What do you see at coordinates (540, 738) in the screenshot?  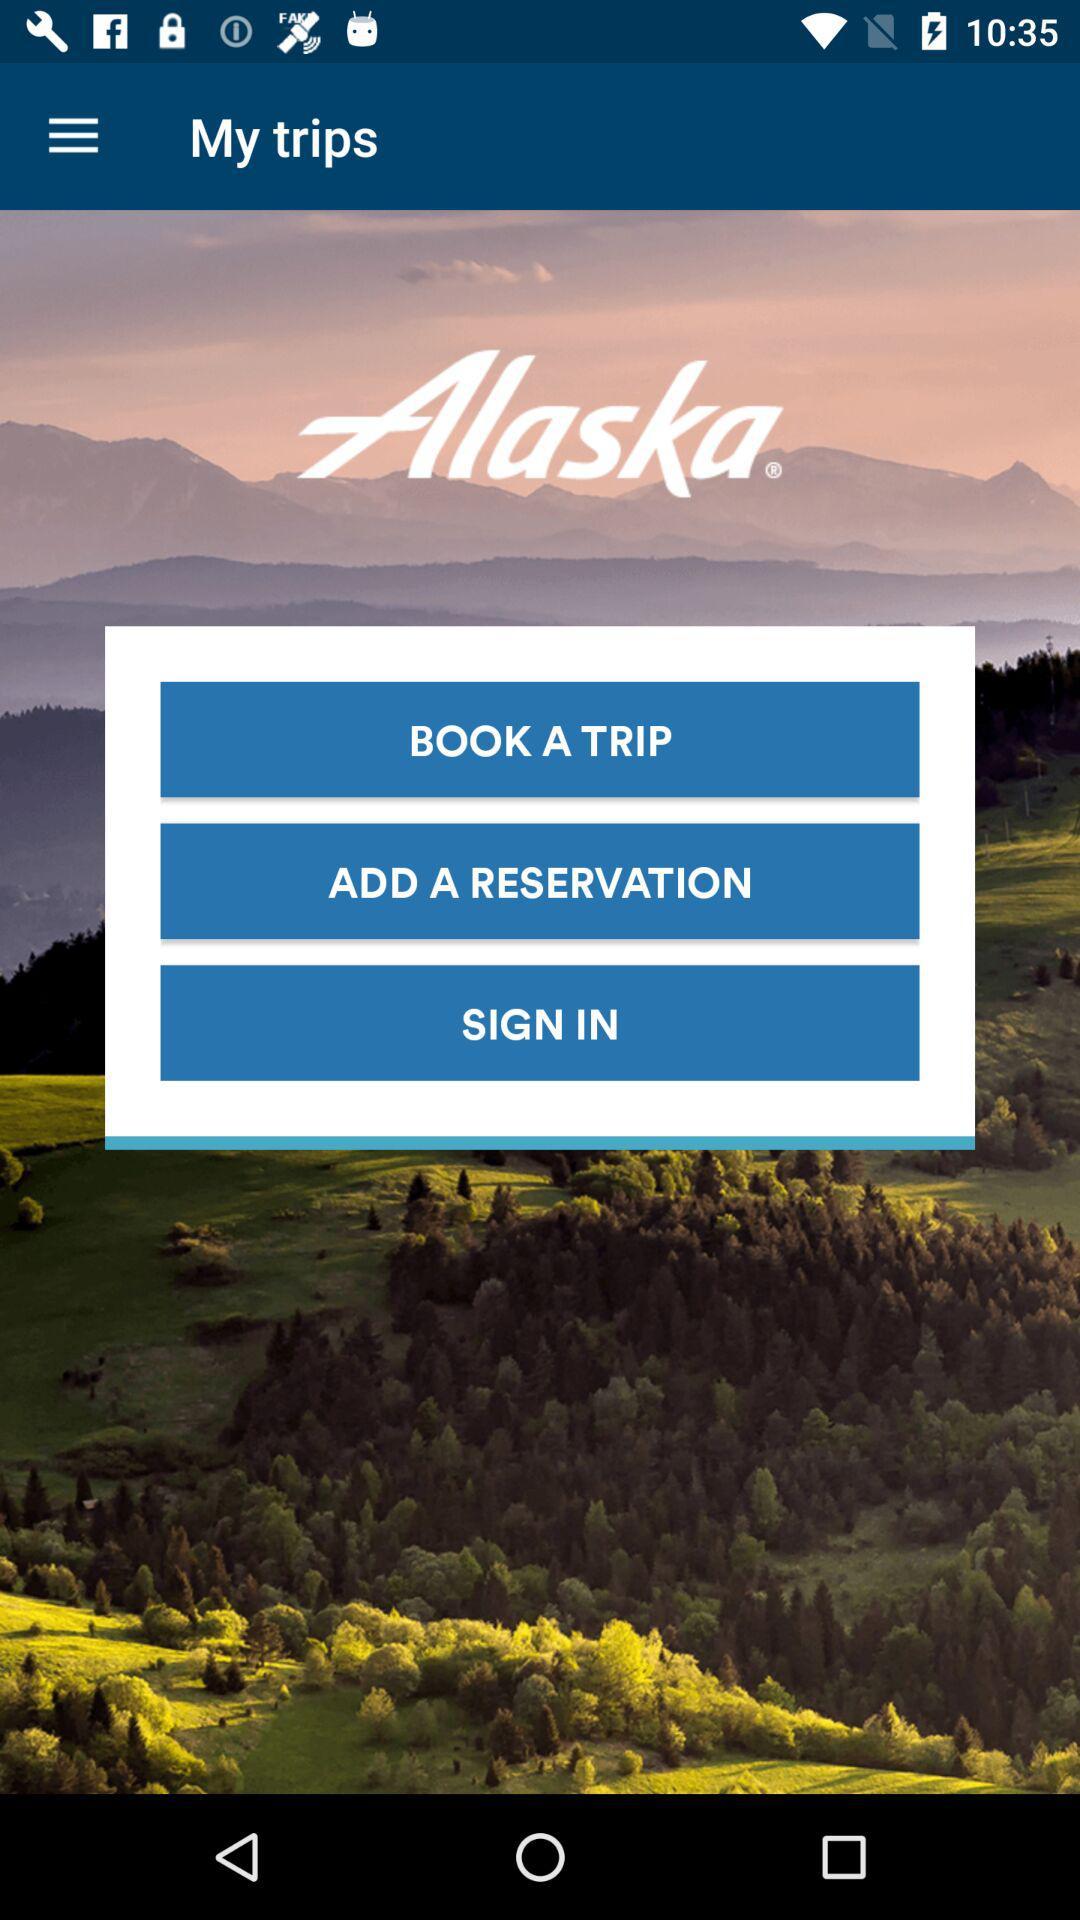 I see `the icon above add a reservation item` at bounding box center [540, 738].